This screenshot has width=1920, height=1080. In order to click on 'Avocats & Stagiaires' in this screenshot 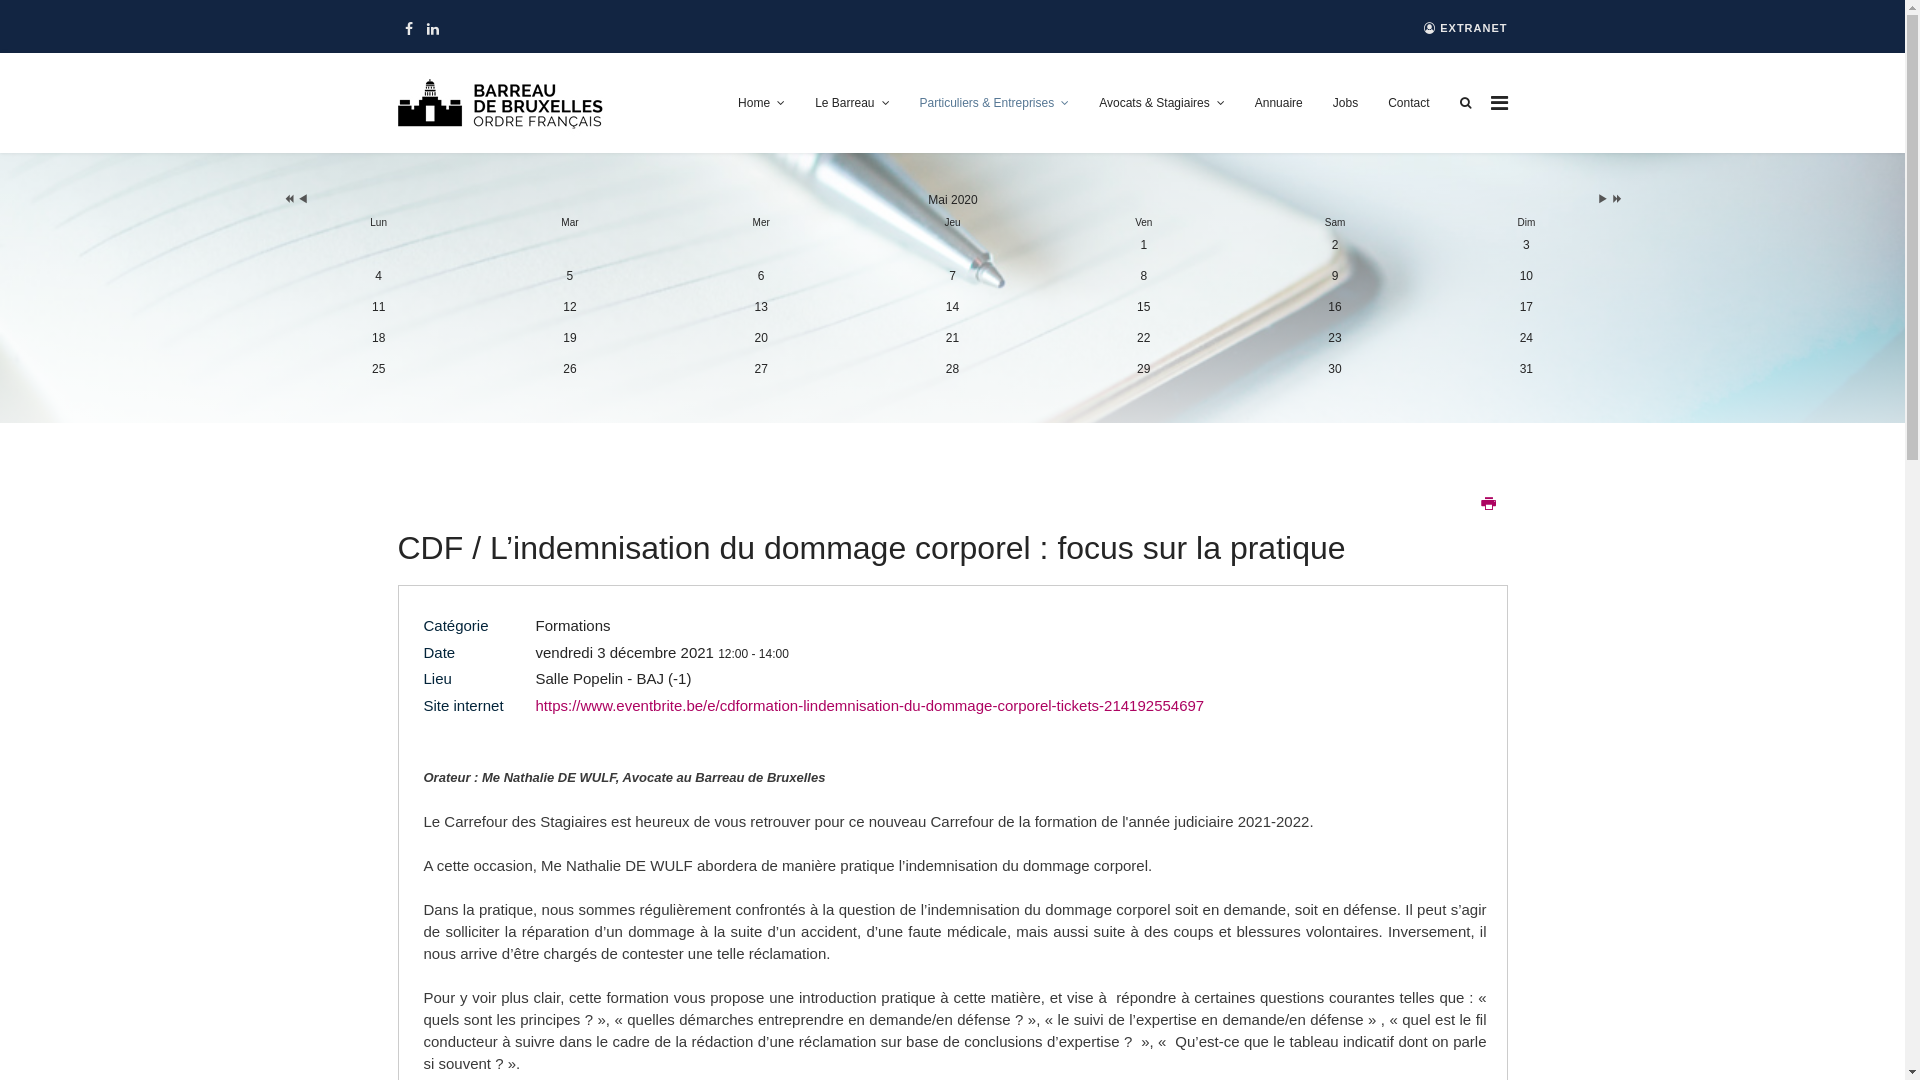, I will do `click(1161, 103)`.